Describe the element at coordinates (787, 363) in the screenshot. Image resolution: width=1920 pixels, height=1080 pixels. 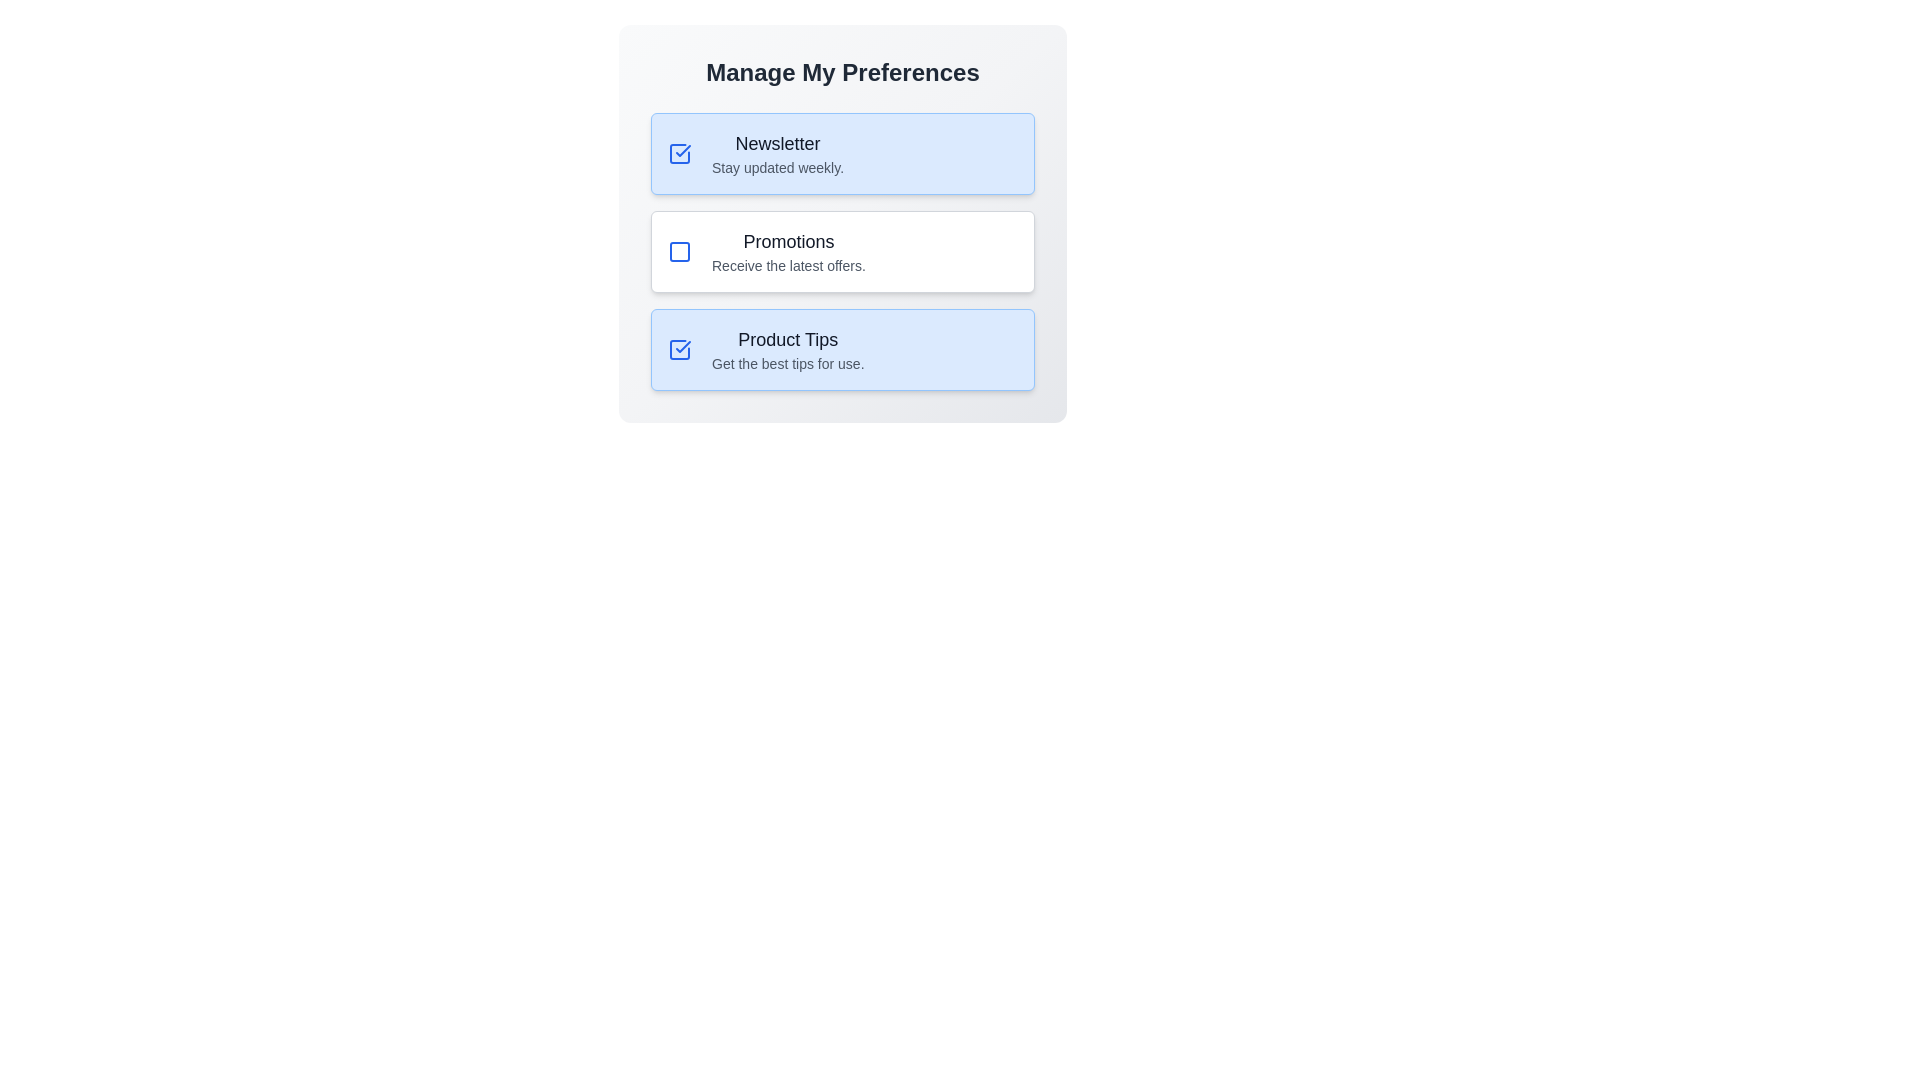
I see `the text label that reads 'Get the best tips for use.' which is styled with a small font size and light gray color, located directly below the 'Product Tips' heading` at that location.